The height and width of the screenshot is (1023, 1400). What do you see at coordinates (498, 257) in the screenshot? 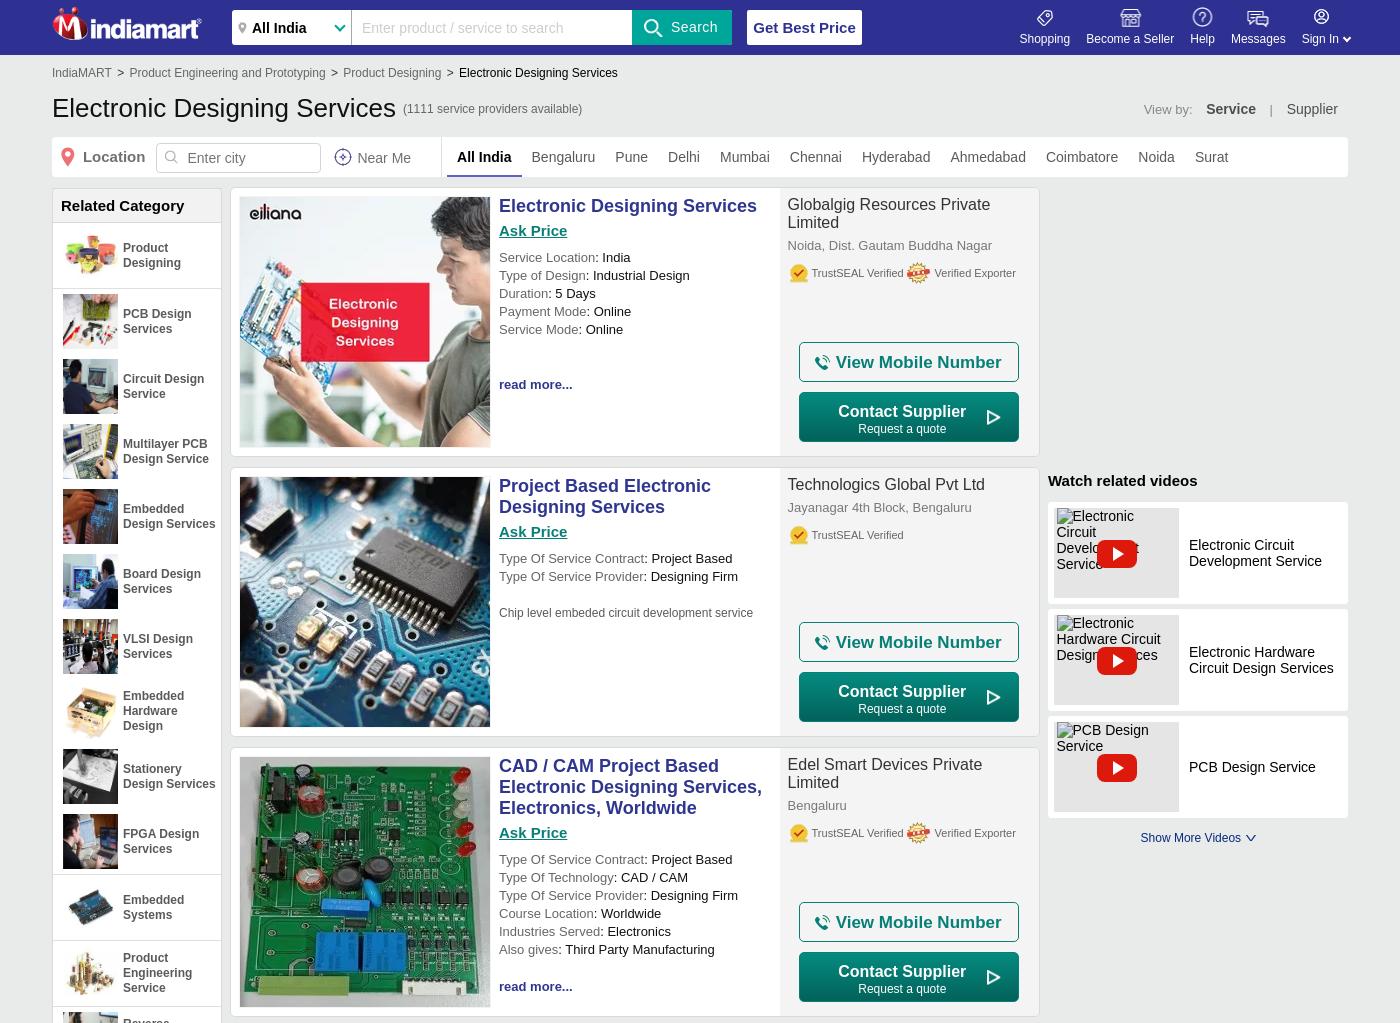
I see `'Service Location'` at bounding box center [498, 257].